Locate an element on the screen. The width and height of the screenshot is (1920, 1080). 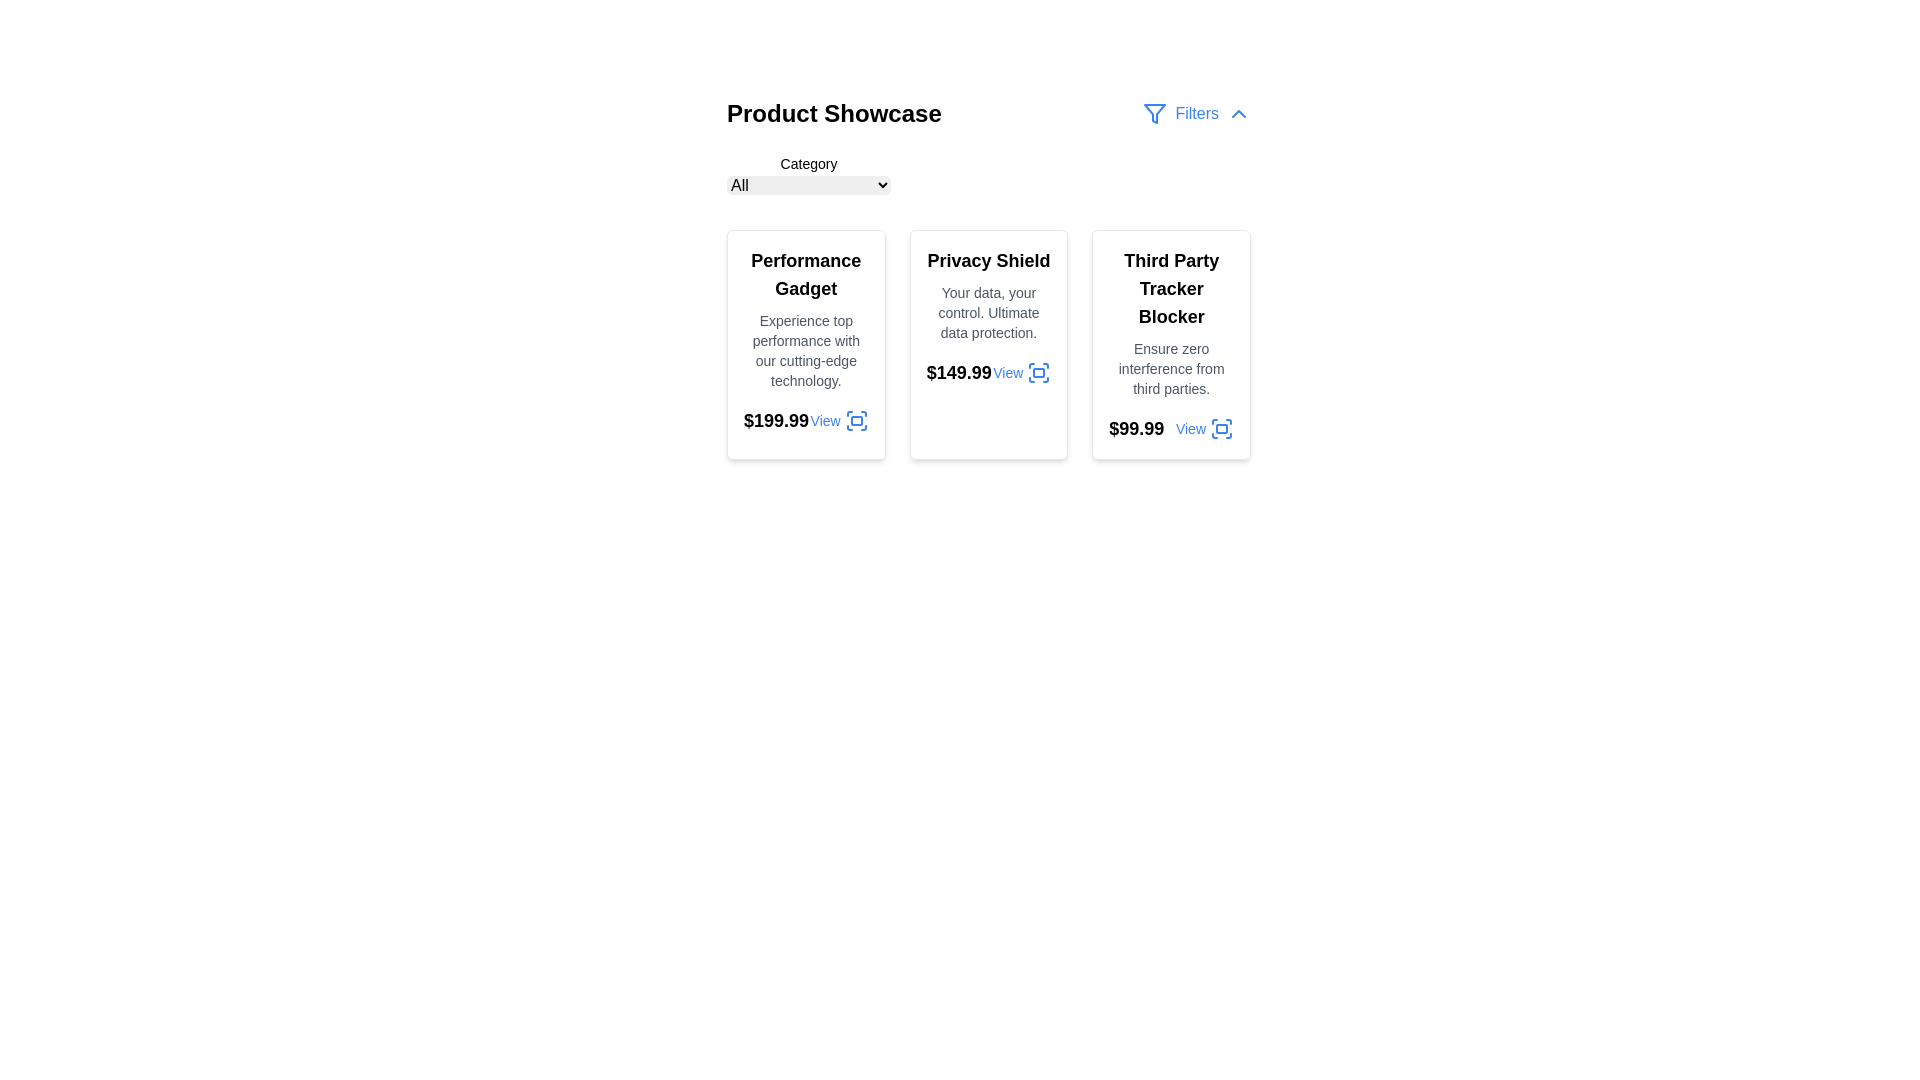
the text block containing the sentence 'Your data, your control. Ultimate data protection.' styled in gray, located within the 'Privacy Shield' card is located at coordinates (988, 312).